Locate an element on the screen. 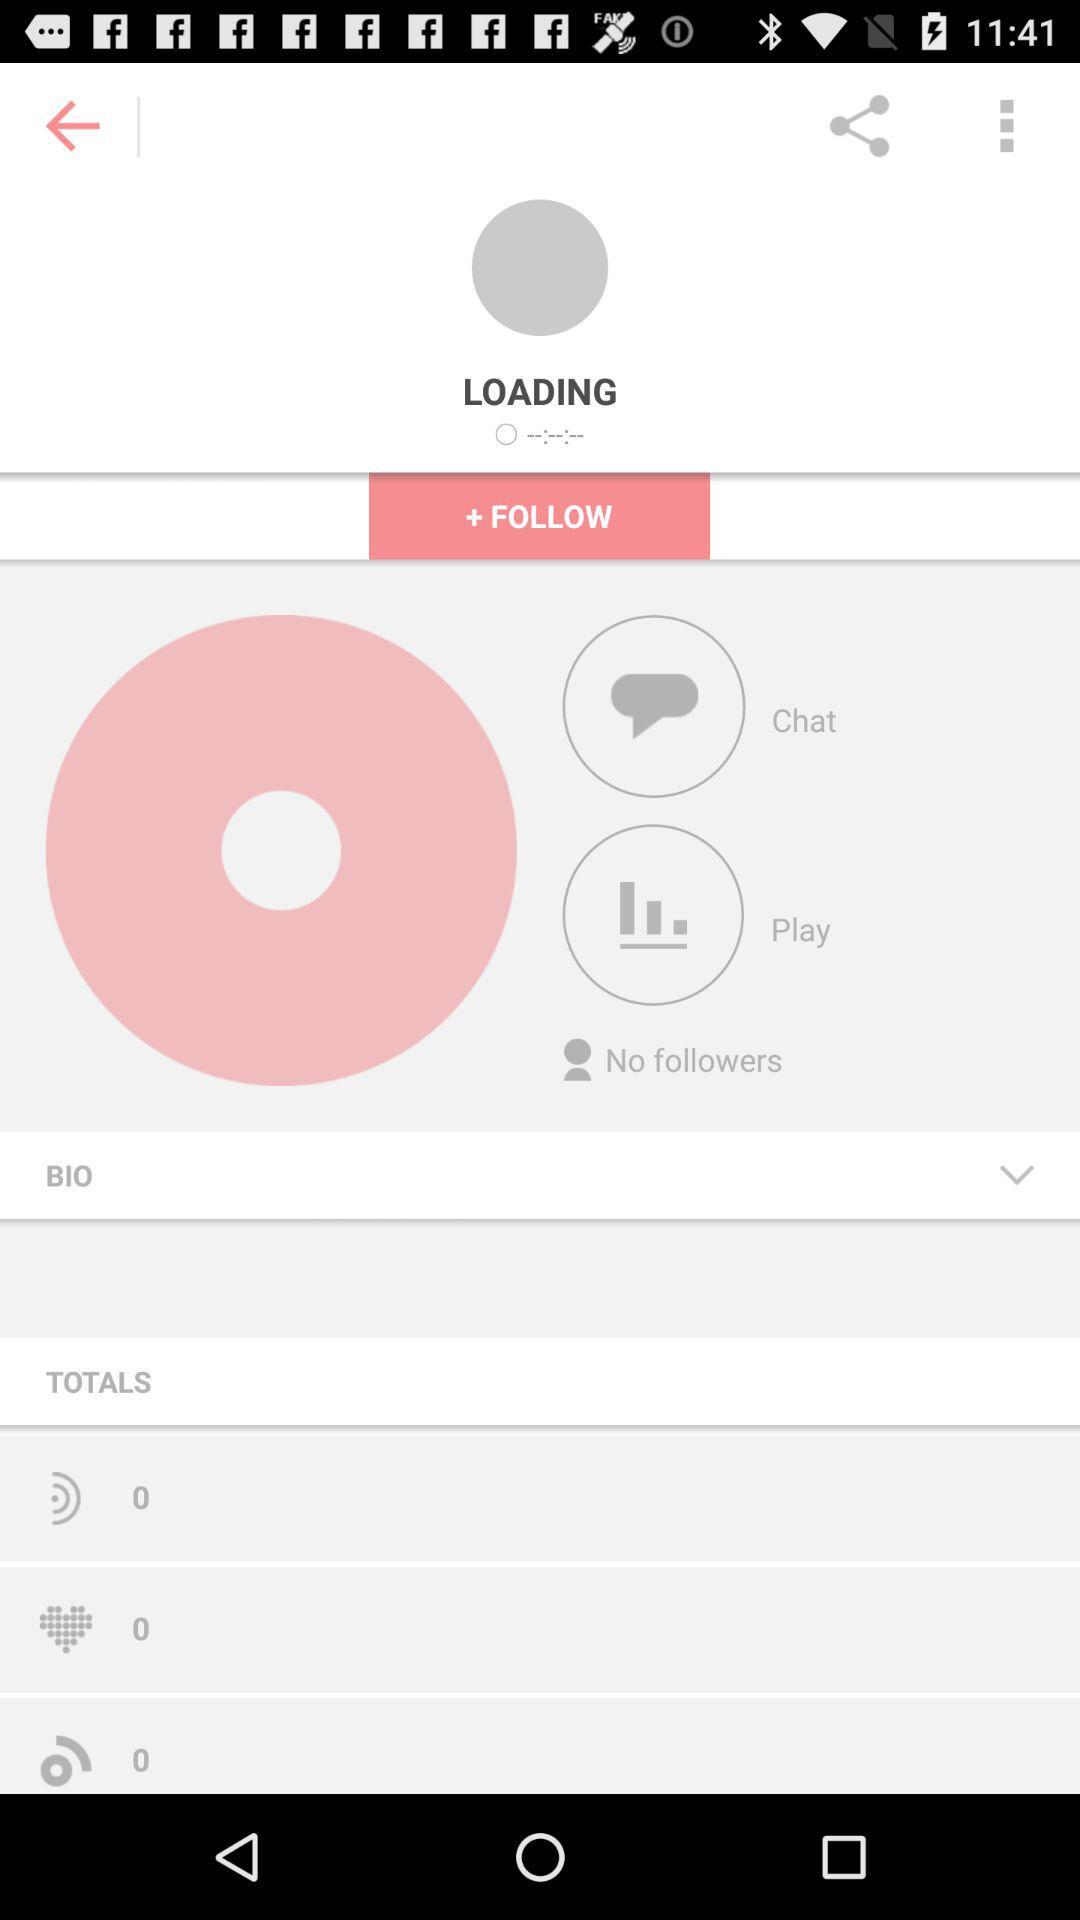 The height and width of the screenshot is (1920, 1080). the icon next to chat item is located at coordinates (654, 706).